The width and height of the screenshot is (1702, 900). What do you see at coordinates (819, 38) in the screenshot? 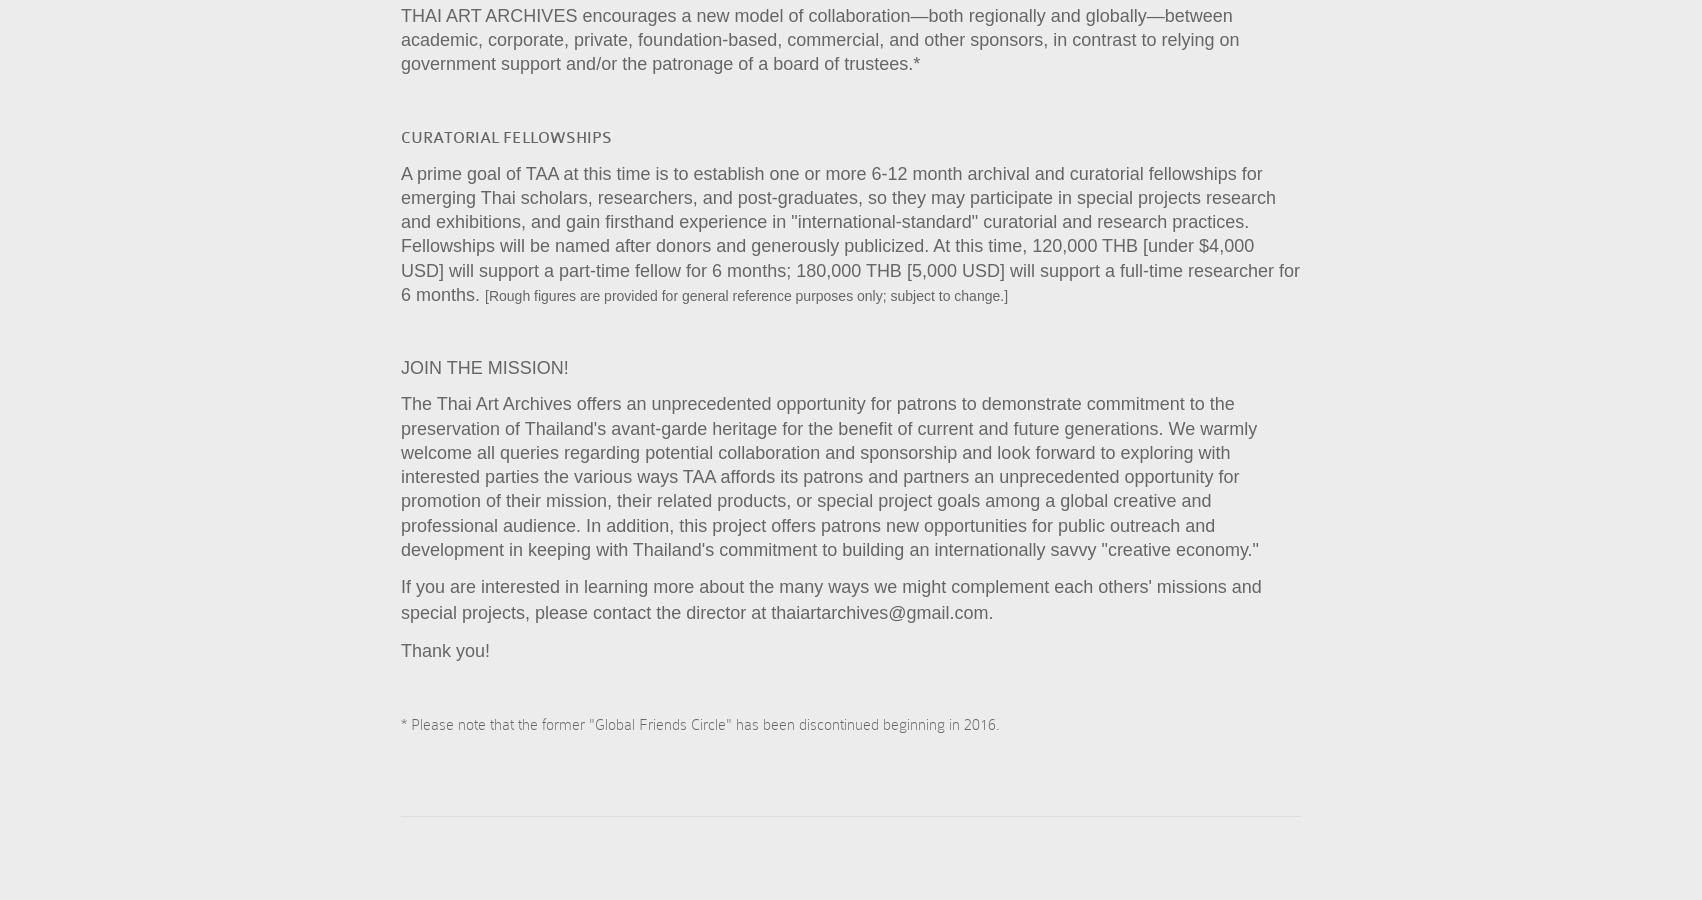
I see `'THAI ART ARCHIVES encourages a new model of collaboration—both regionally and globally—between academic, corporate, private, foundation-based, commercial, and other sponsors, in contrast to relying on government support and/or the patronage of a board of trustees.*'` at bounding box center [819, 38].